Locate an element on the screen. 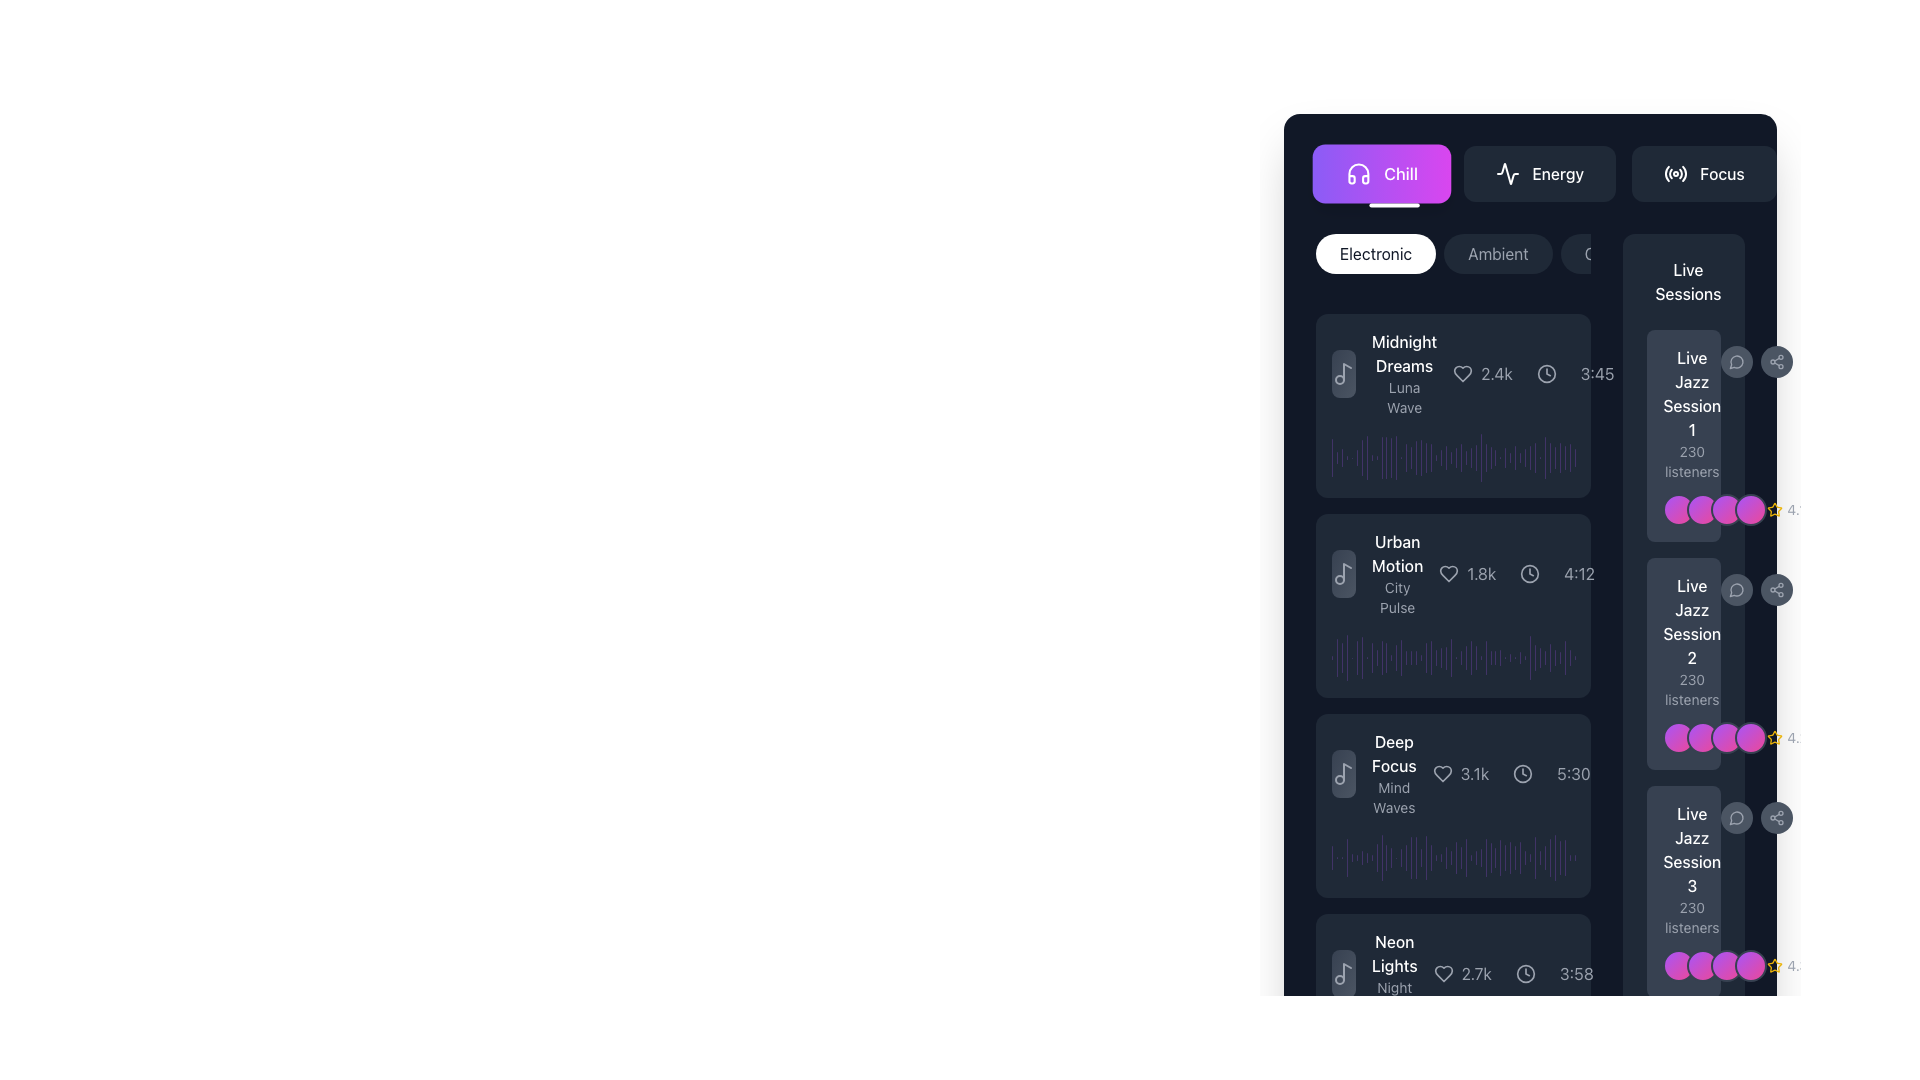 Image resolution: width=1920 pixels, height=1080 pixels. the third vertical bar in a group of slim purple bars, which is visually distinct by its height, located in the middle-right area of the interface is located at coordinates (1342, 657).